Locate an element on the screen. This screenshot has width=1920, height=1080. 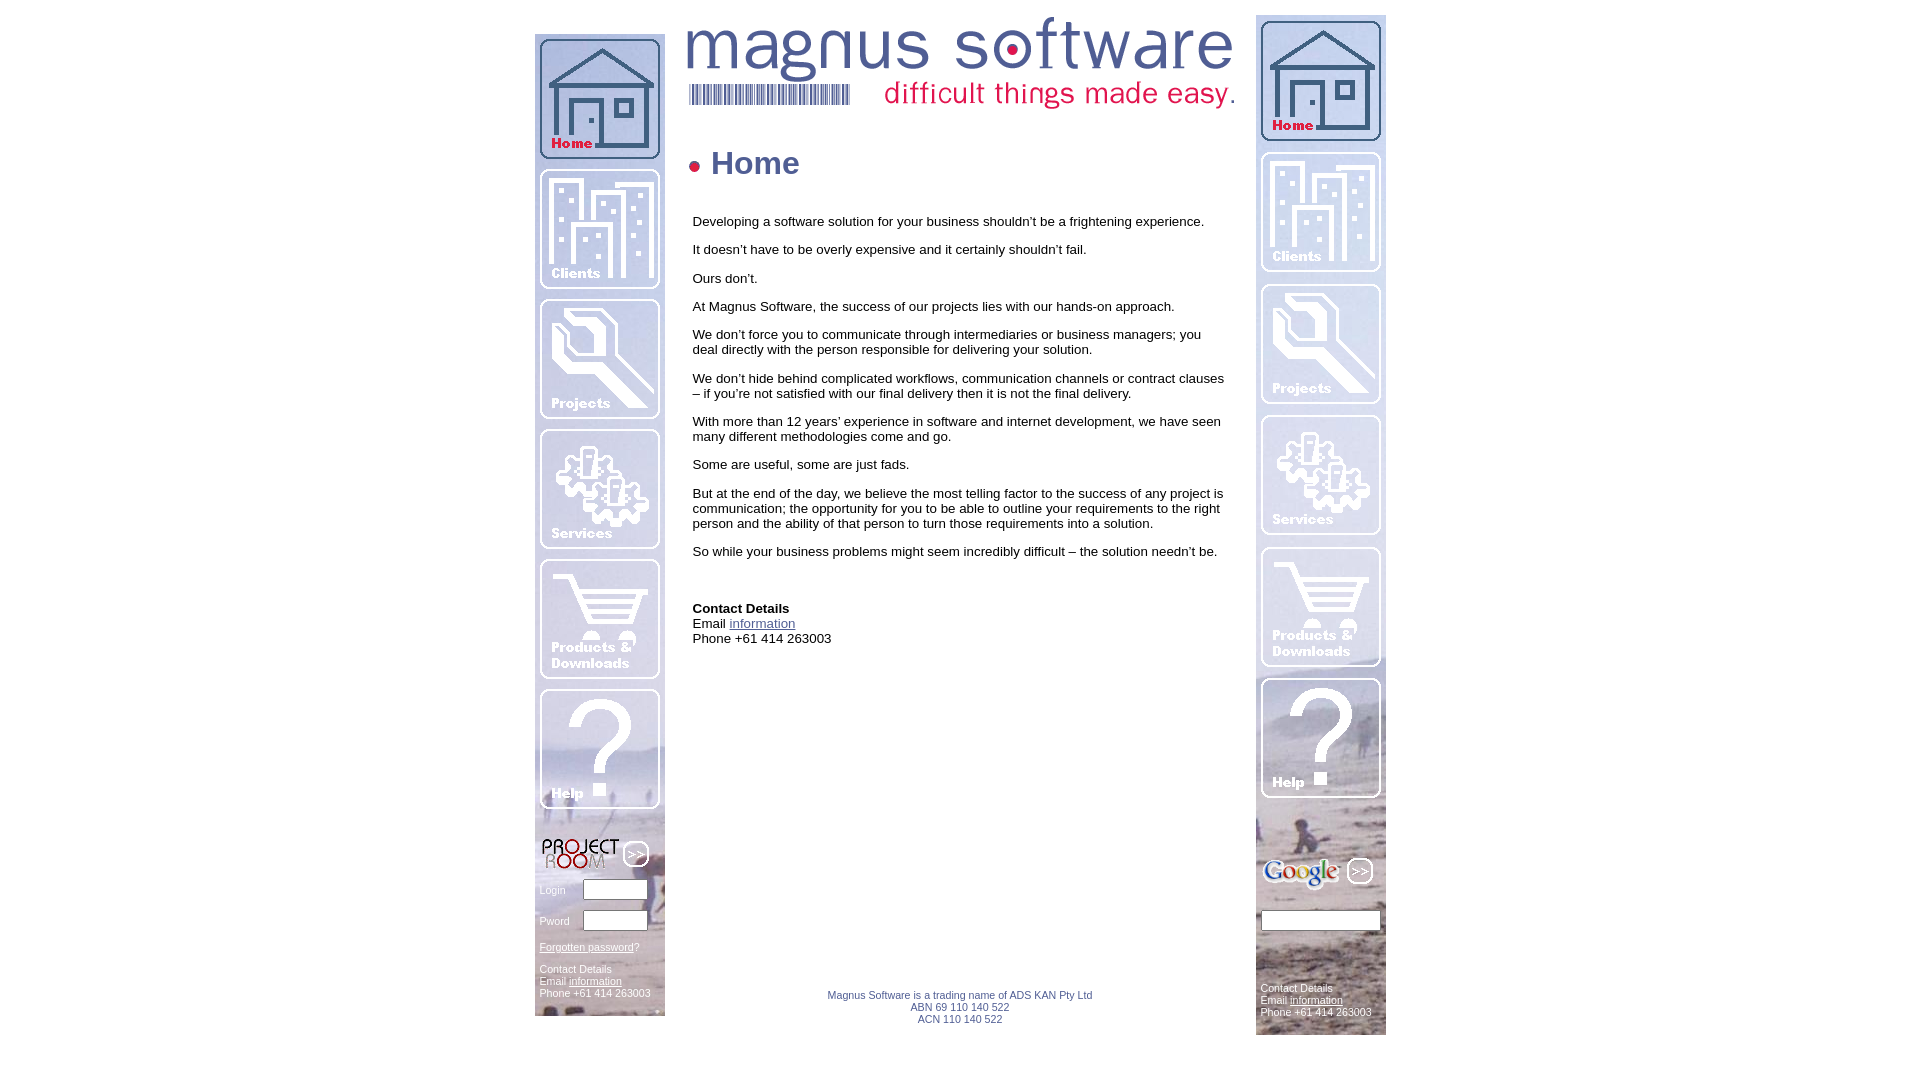
'information' is located at coordinates (1316, 999).